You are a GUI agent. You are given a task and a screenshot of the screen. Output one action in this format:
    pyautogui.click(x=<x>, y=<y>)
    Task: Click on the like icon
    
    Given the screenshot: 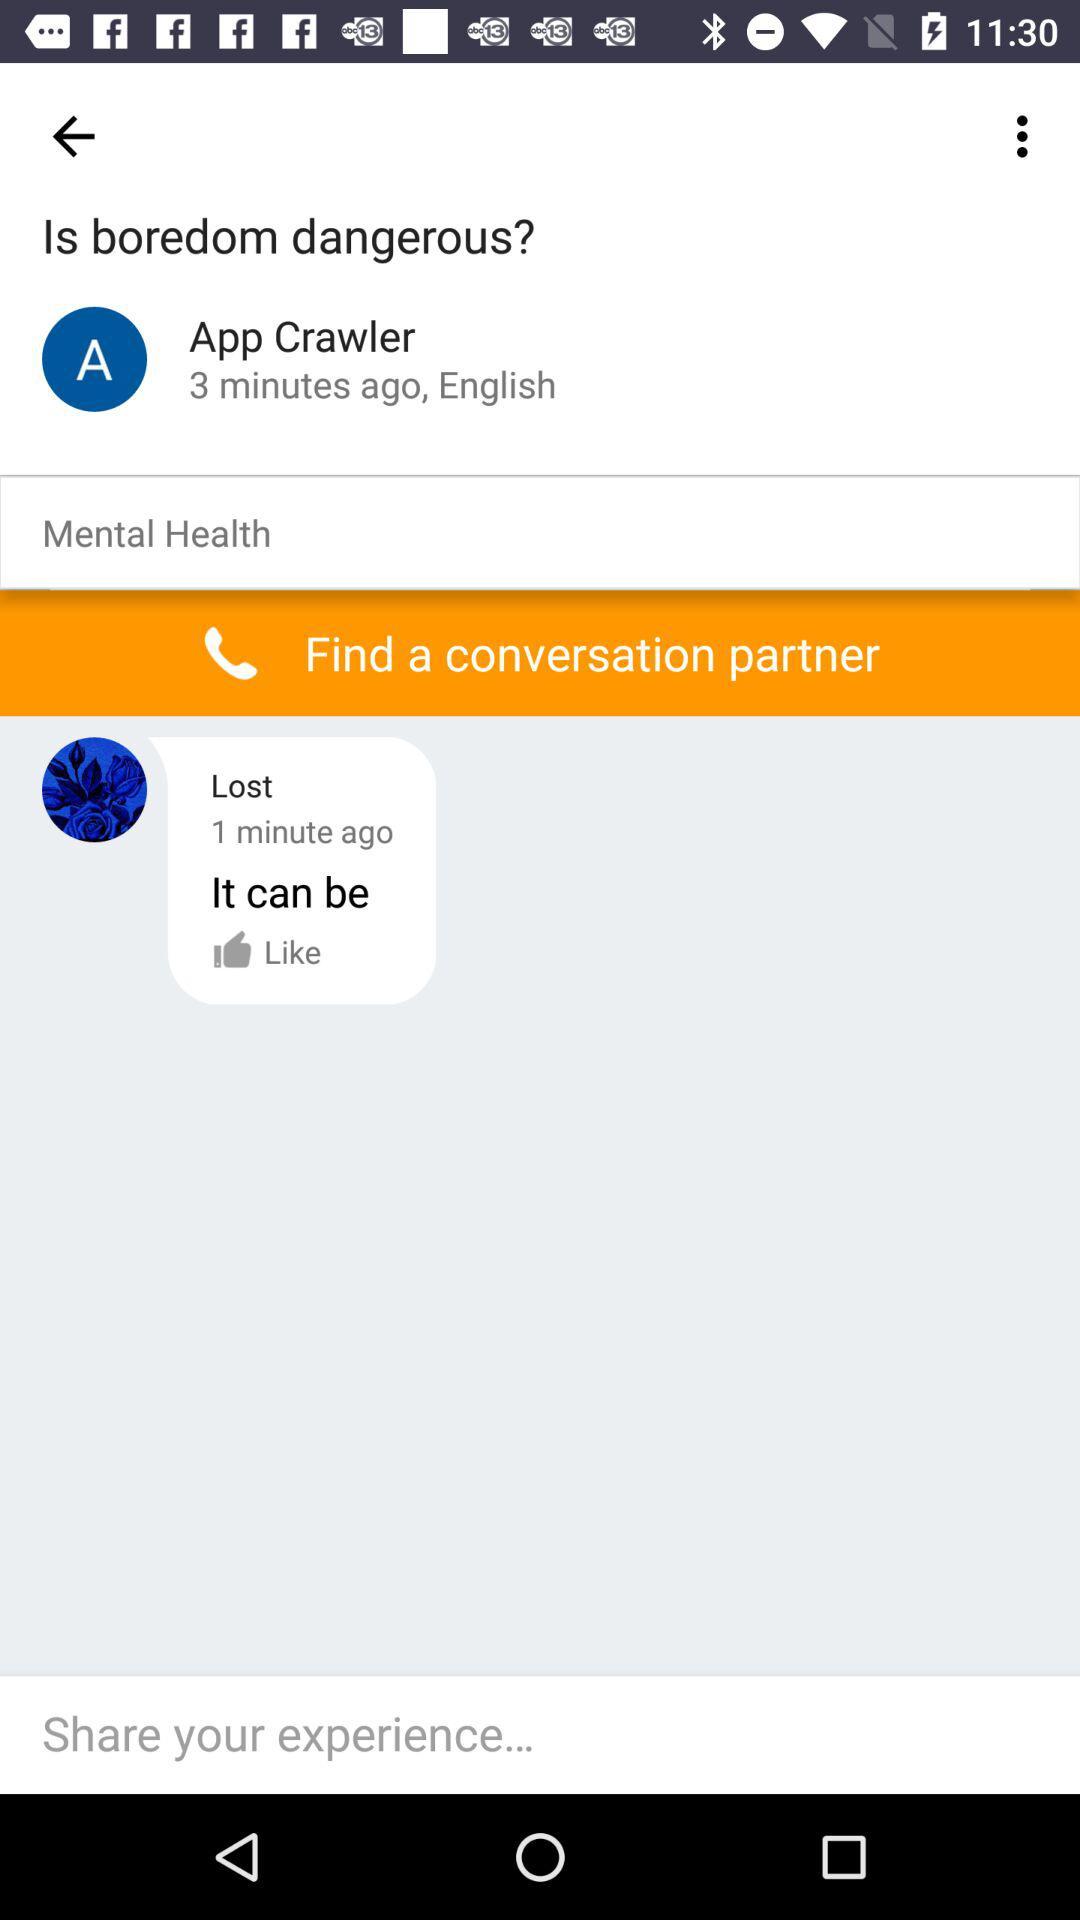 What is the action you would take?
    pyautogui.click(x=265, y=950)
    